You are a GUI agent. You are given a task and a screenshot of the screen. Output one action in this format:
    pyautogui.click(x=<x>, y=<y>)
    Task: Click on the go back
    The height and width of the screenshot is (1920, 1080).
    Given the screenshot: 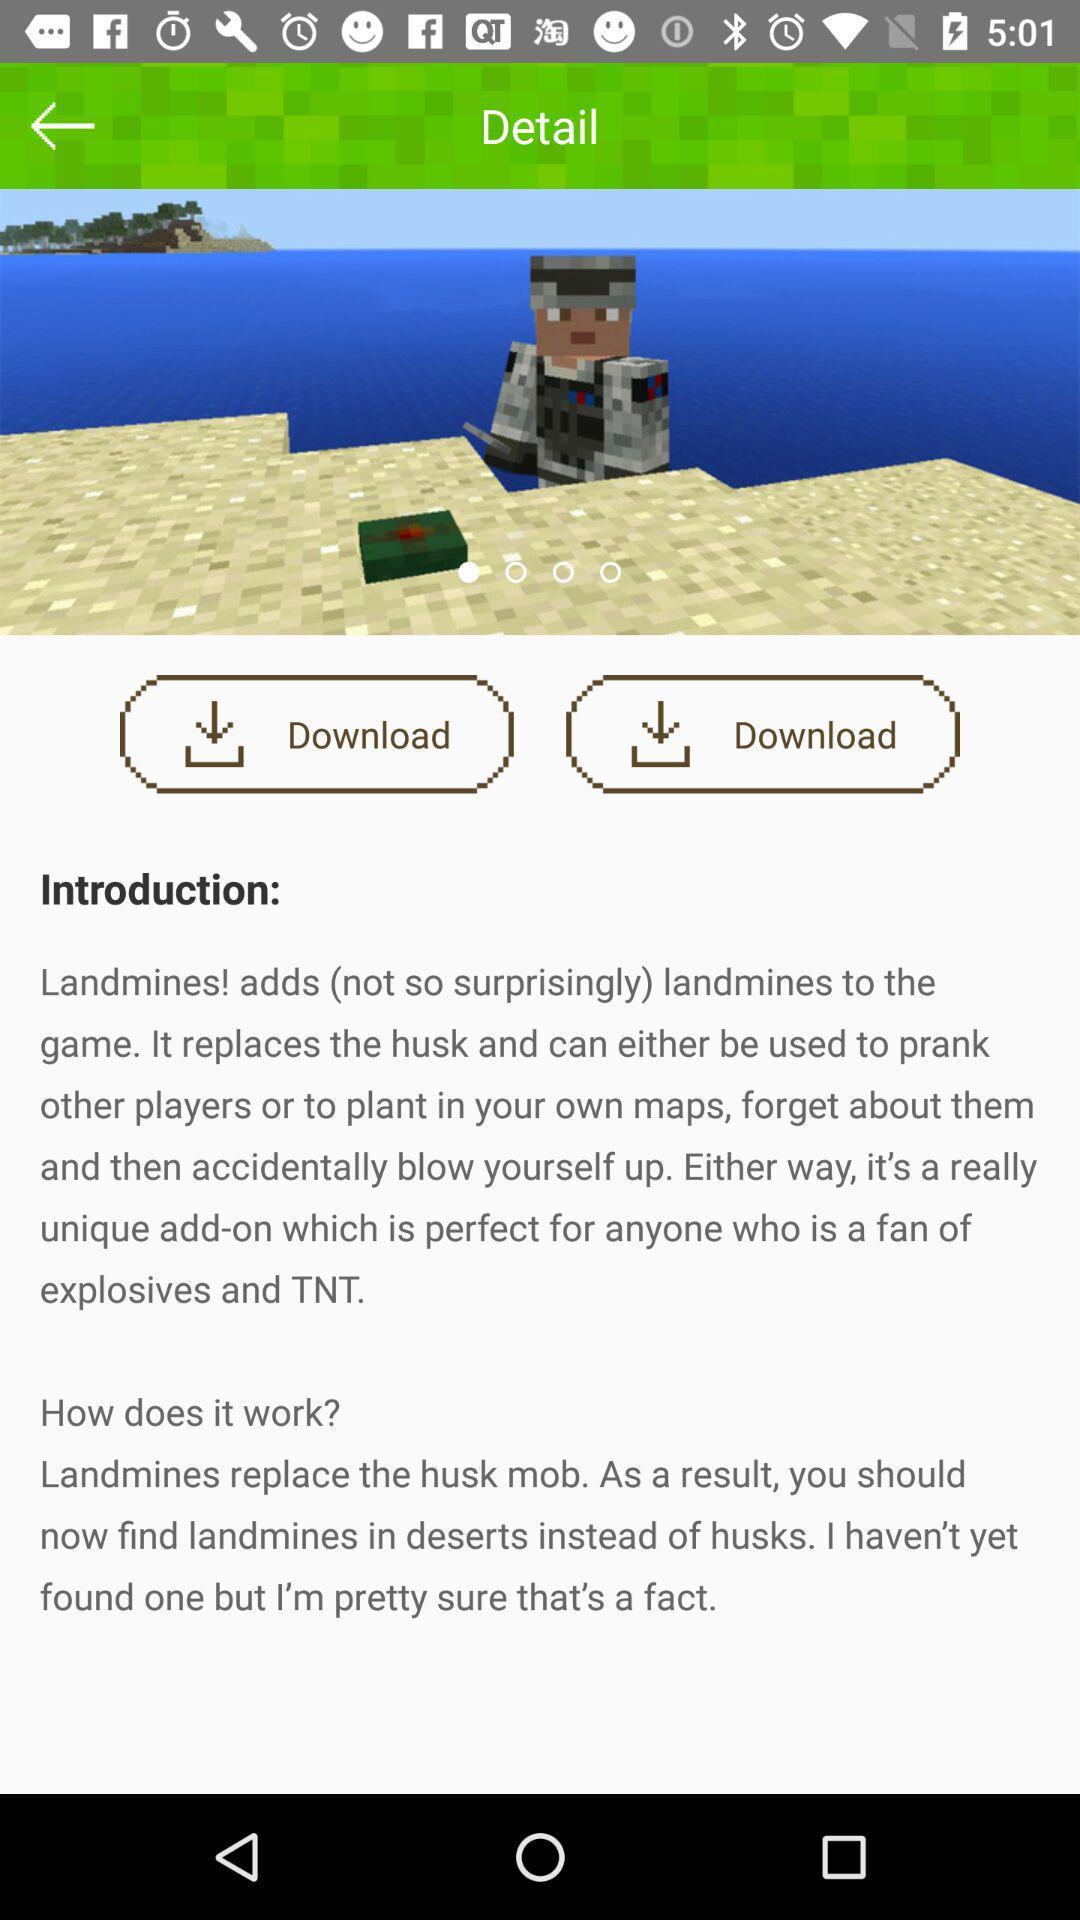 What is the action you would take?
    pyautogui.click(x=61, y=124)
    